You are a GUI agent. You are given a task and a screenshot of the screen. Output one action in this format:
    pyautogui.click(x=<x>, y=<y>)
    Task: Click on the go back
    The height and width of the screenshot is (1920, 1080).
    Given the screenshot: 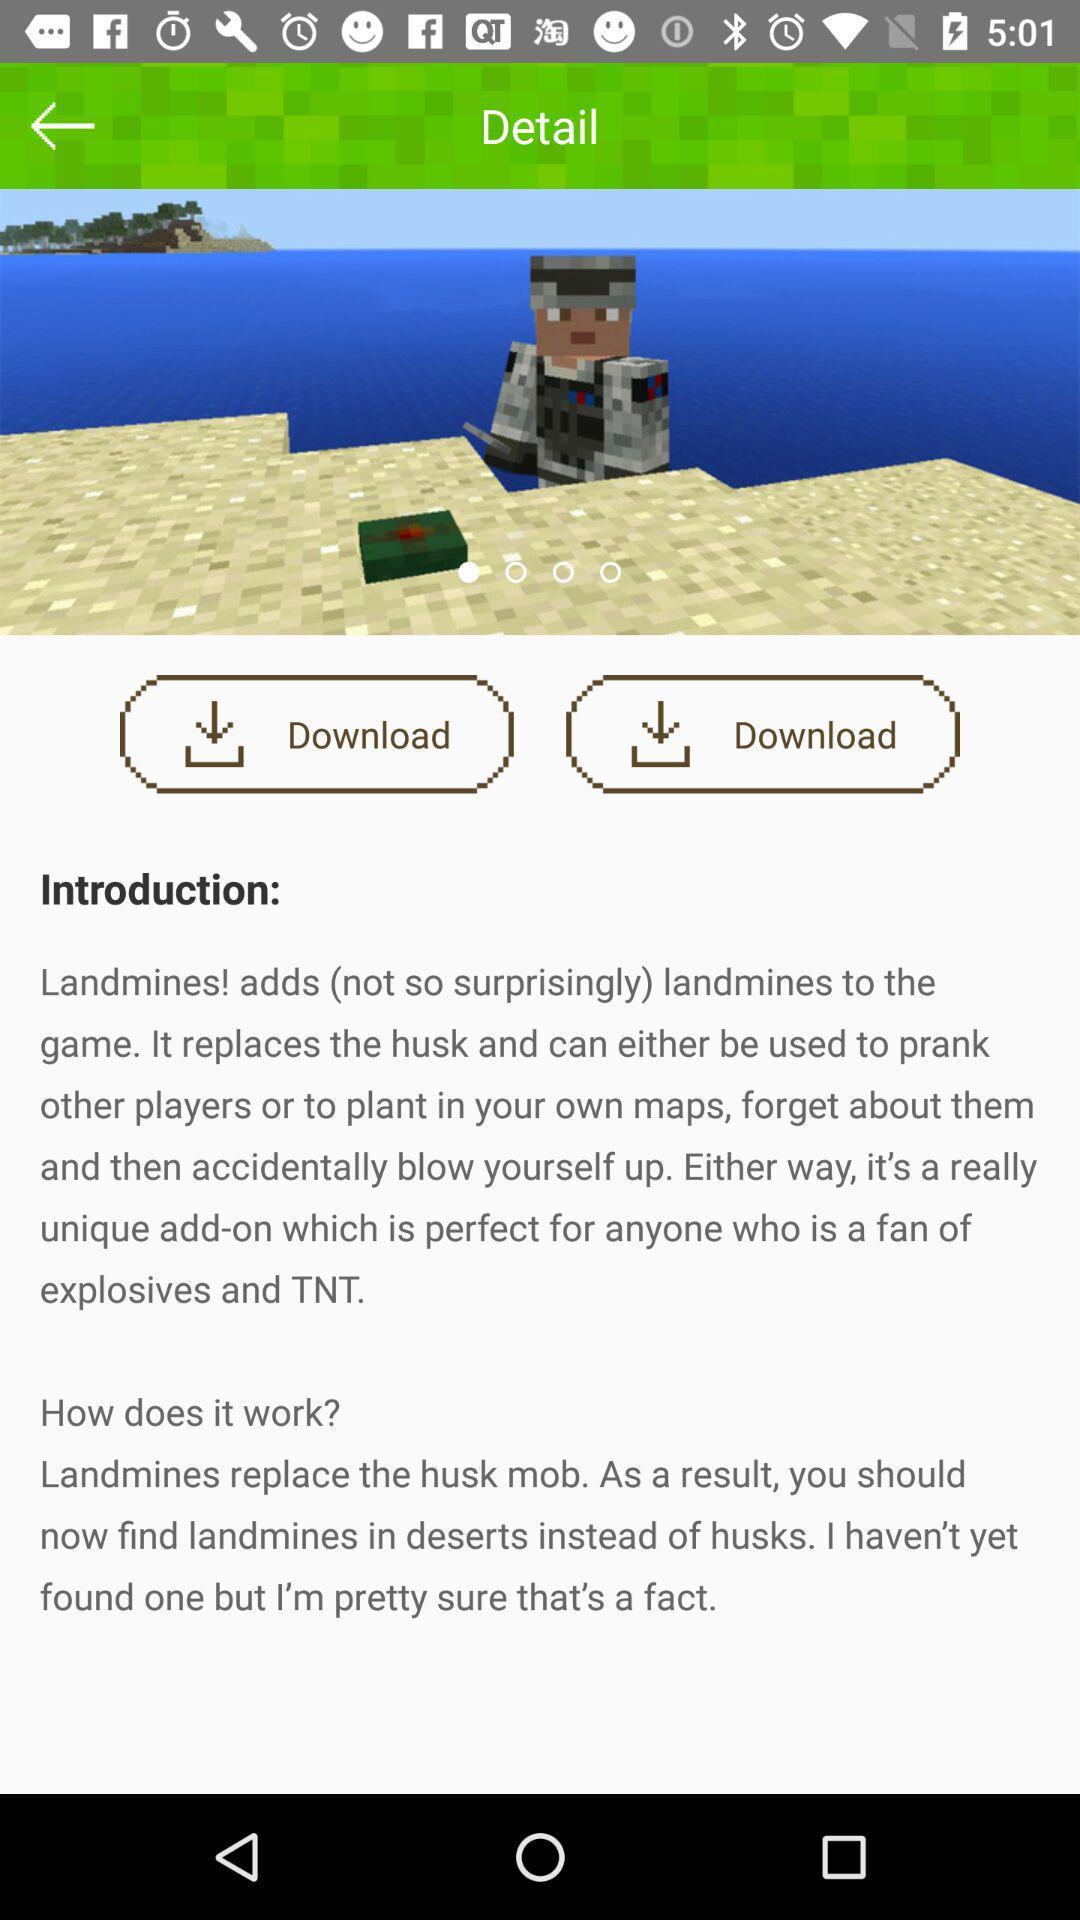 What is the action you would take?
    pyautogui.click(x=61, y=124)
    